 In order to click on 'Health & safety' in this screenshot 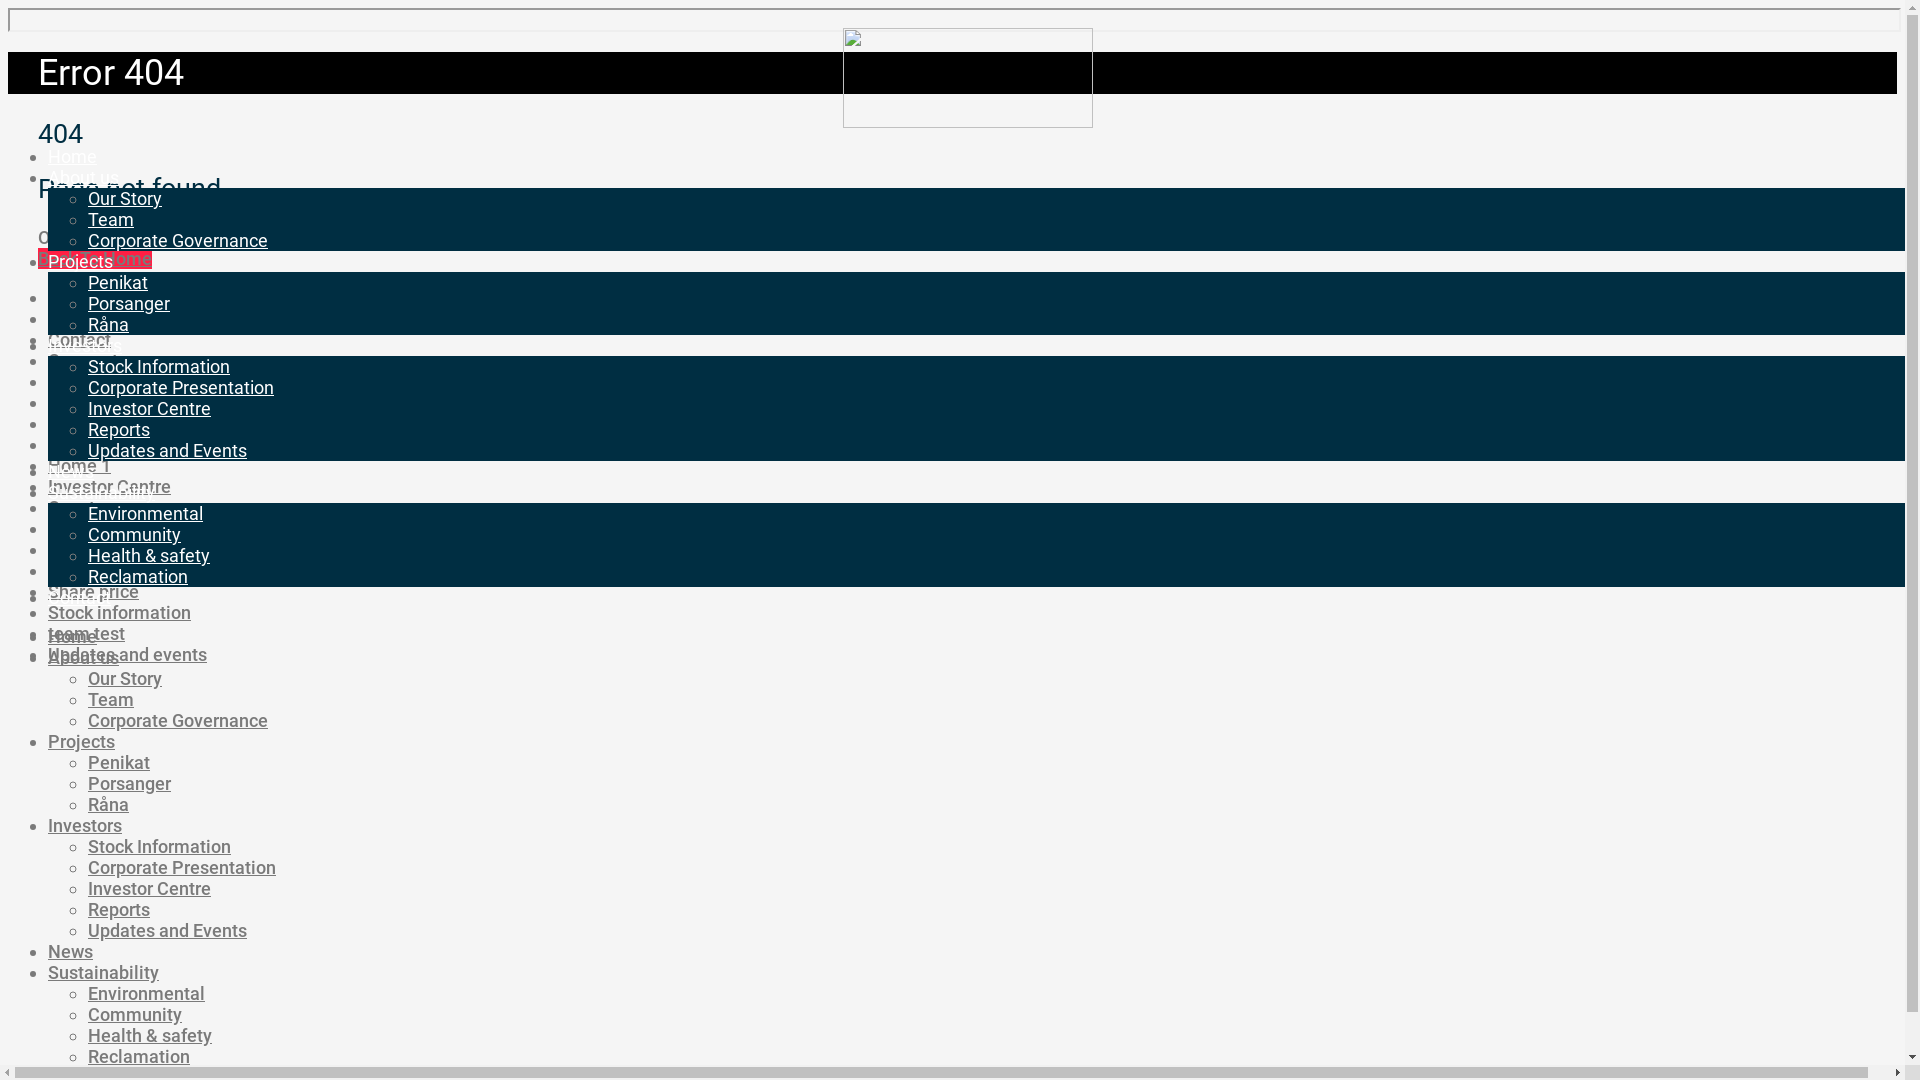, I will do `click(148, 1035)`.